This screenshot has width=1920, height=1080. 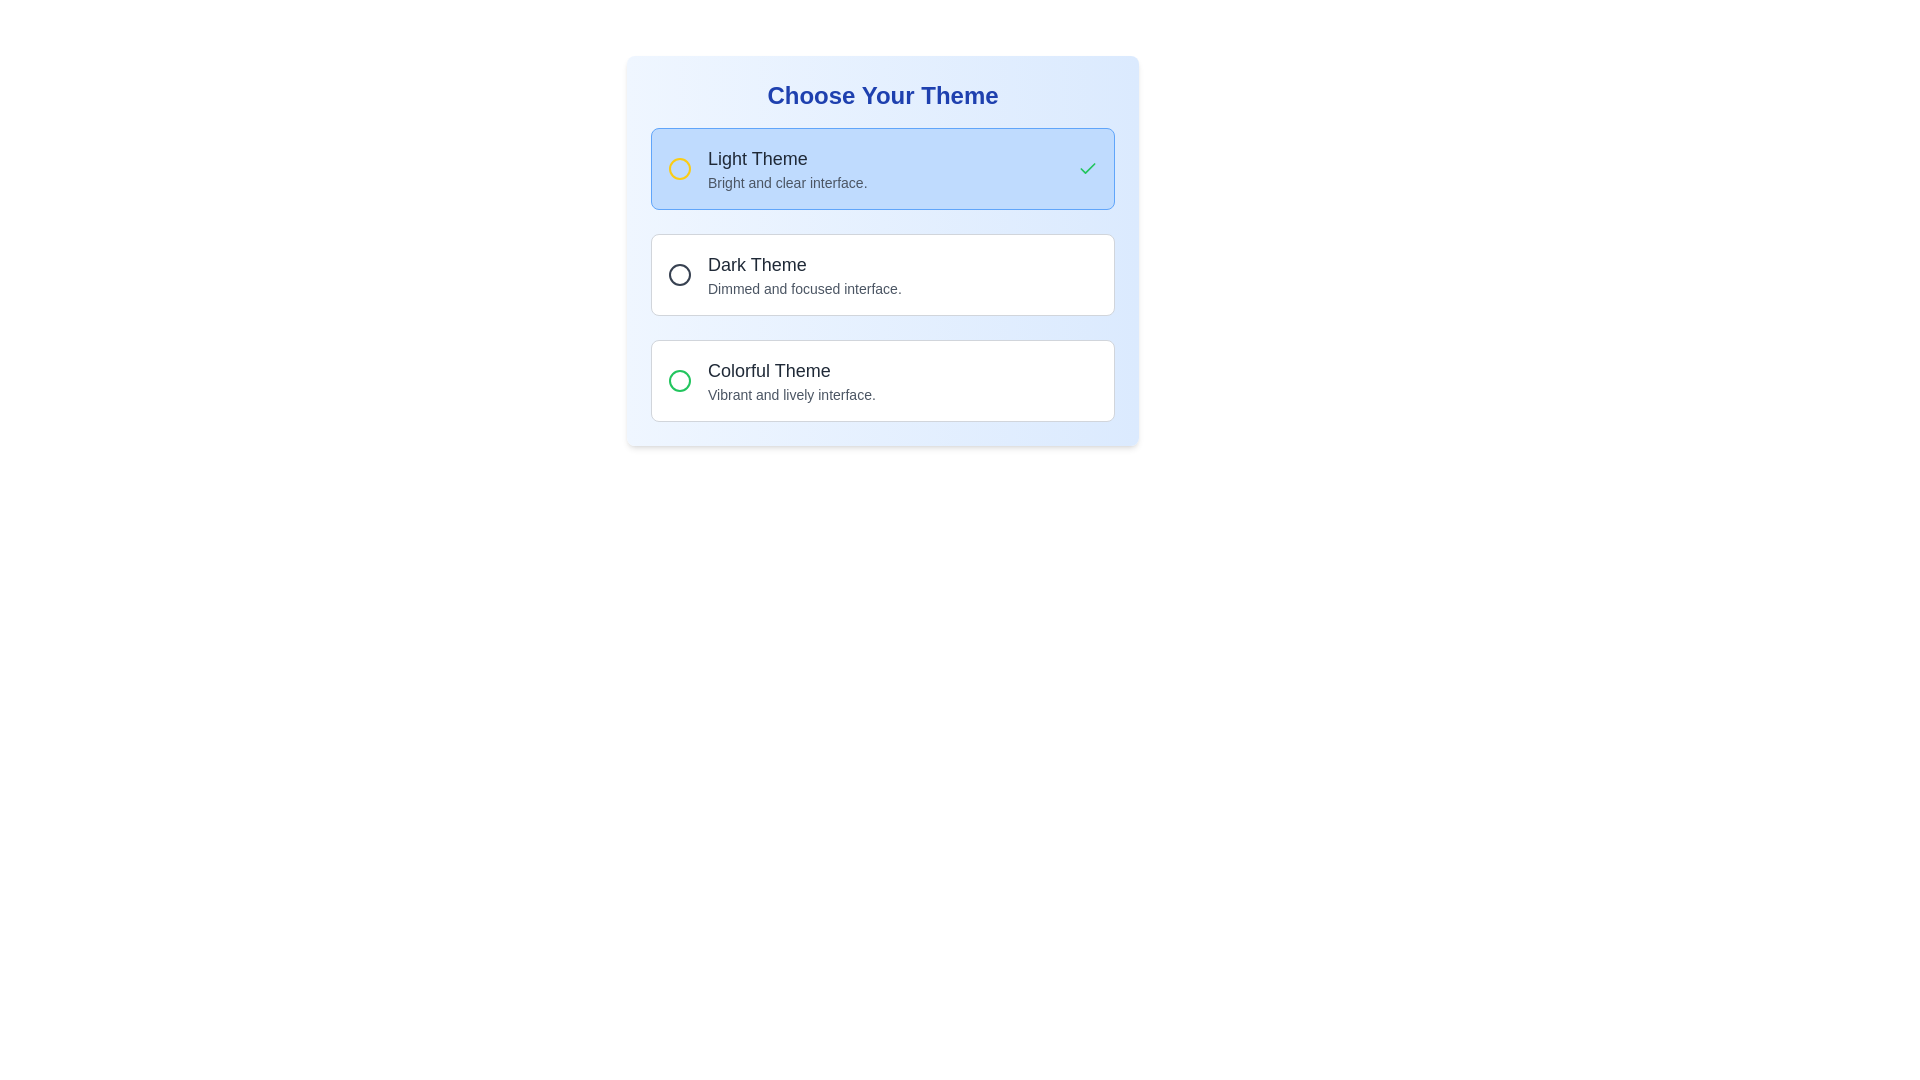 I want to click on text label providing additional details about the 'Colorful Theme', located below the 'Colorful Theme' text in the theme options list, so click(x=791, y=394).